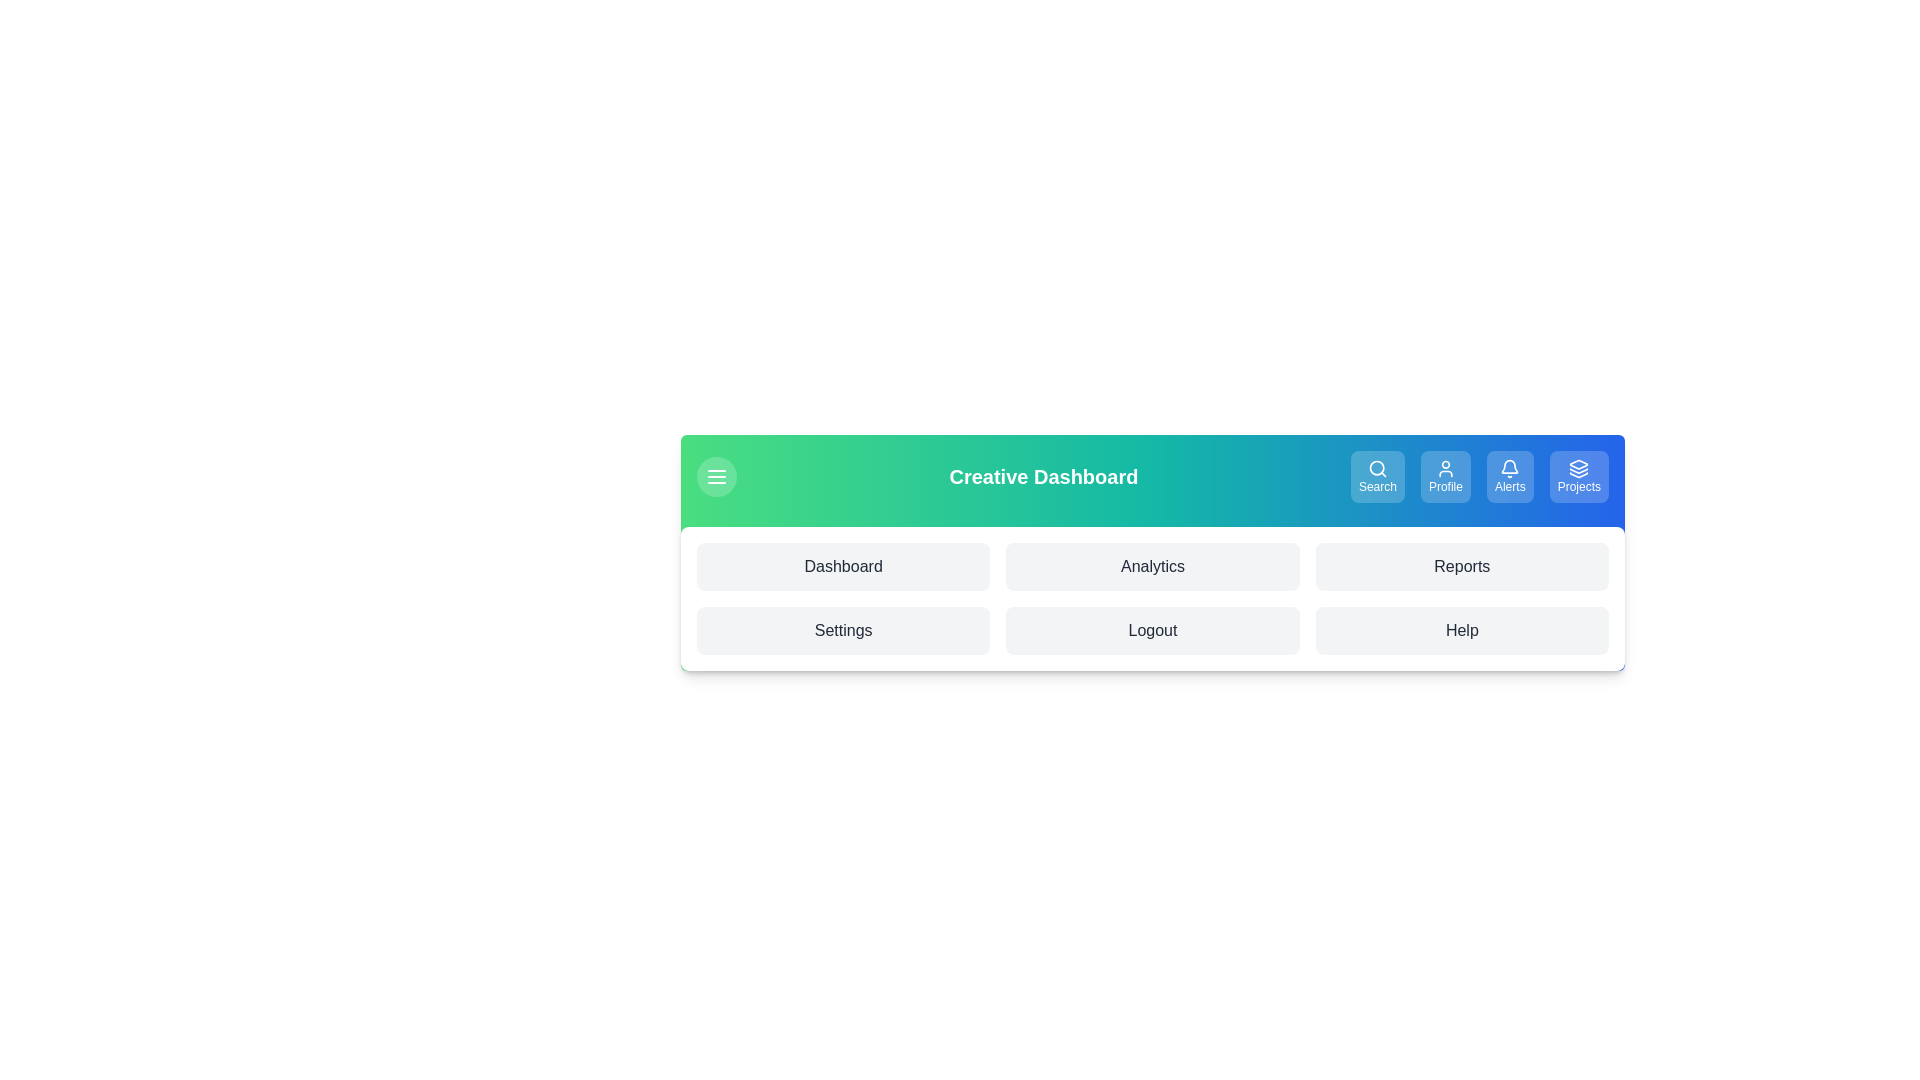 The image size is (1920, 1080). I want to click on the menu item labeled Dashboard, so click(843, 567).